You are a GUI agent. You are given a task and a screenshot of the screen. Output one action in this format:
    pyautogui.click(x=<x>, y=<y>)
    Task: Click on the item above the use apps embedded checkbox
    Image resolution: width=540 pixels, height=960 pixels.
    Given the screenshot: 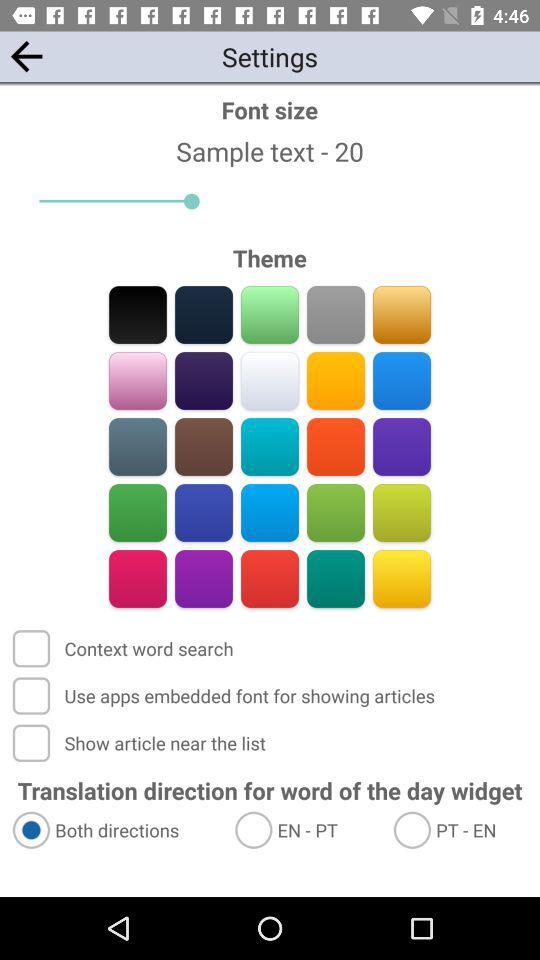 What is the action you would take?
    pyautogui.click(x=125, y=647)
    